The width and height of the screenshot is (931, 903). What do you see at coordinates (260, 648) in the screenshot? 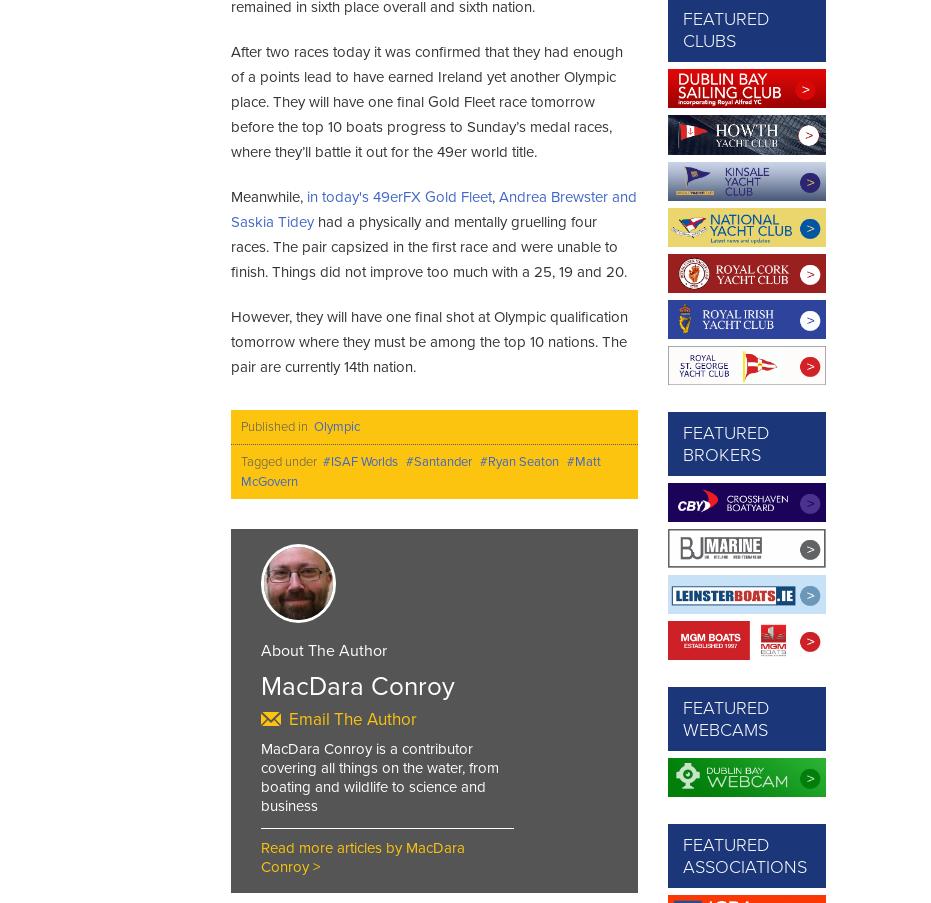
I see `'About The Author'` at bounding box center [260, 648].